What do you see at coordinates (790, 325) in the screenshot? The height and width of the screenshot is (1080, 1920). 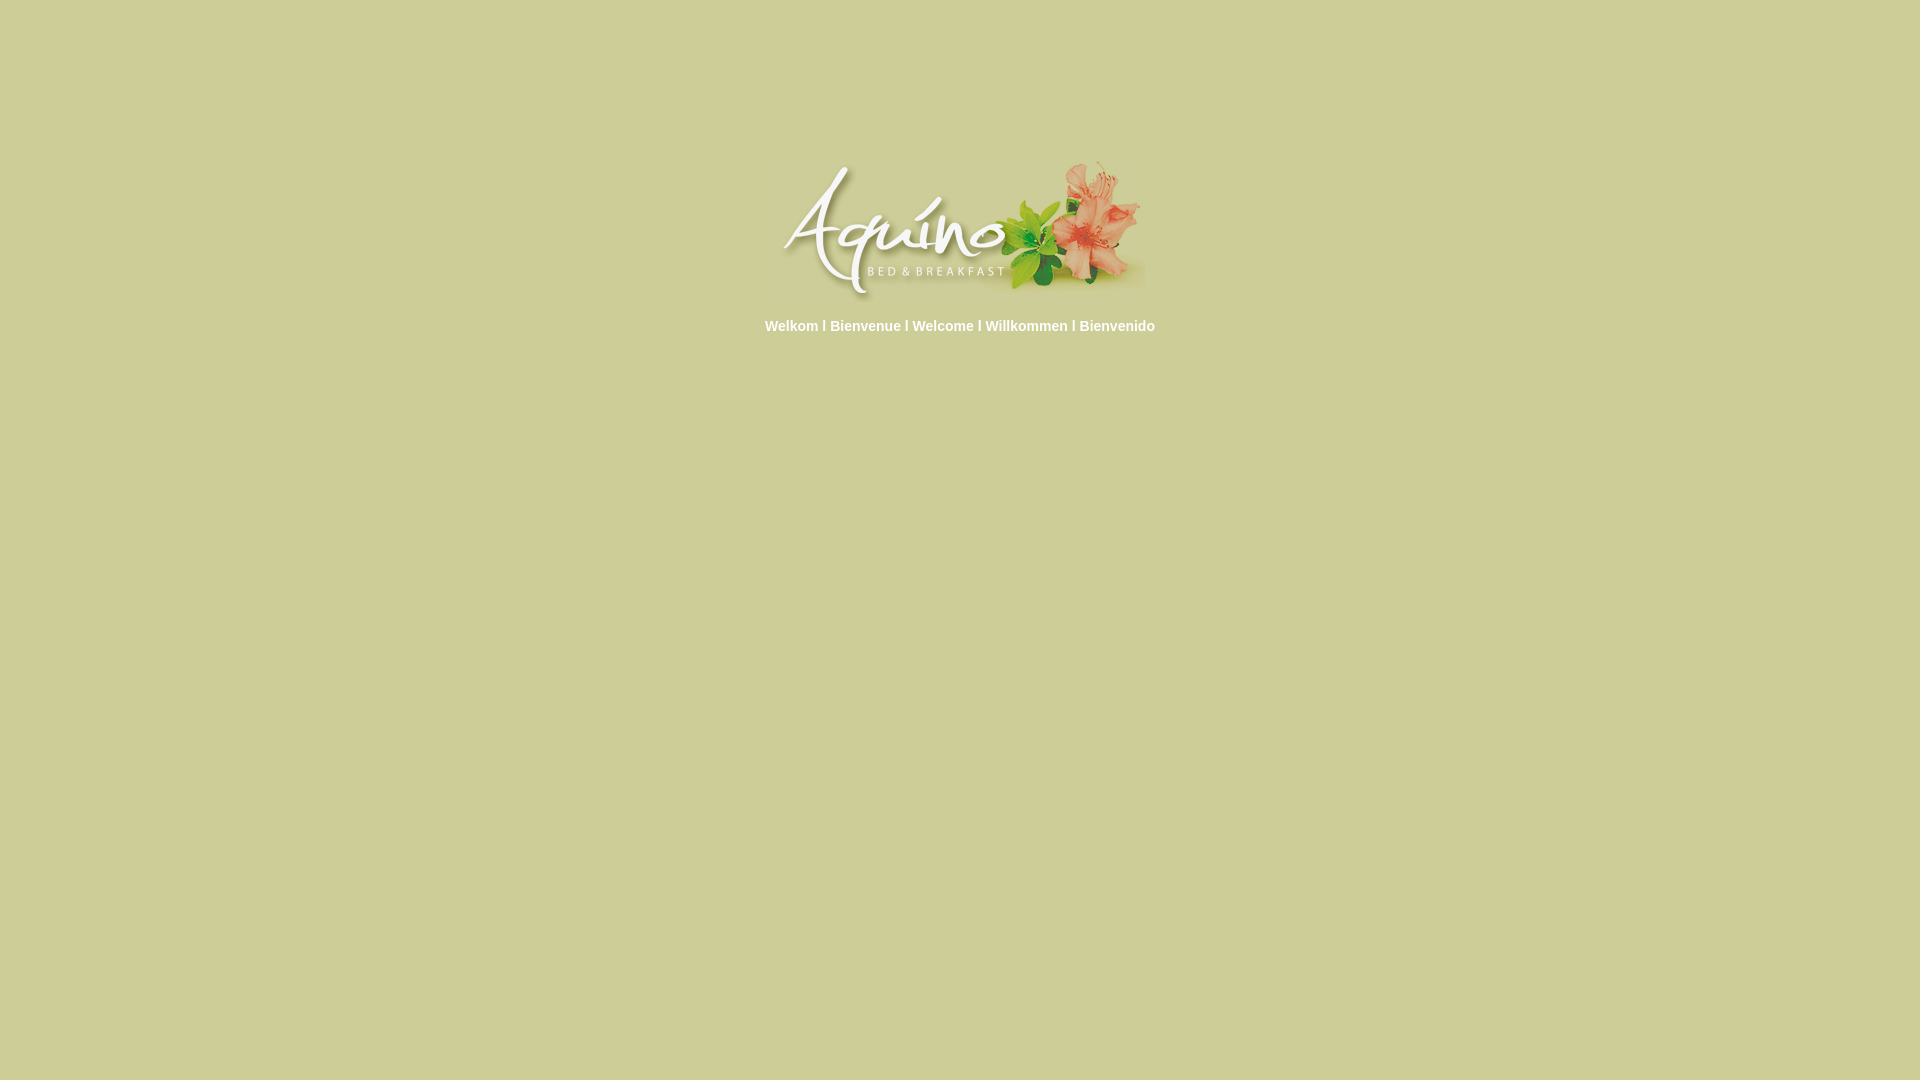 I see `'Welkom'` at bounding box center [790, 325].